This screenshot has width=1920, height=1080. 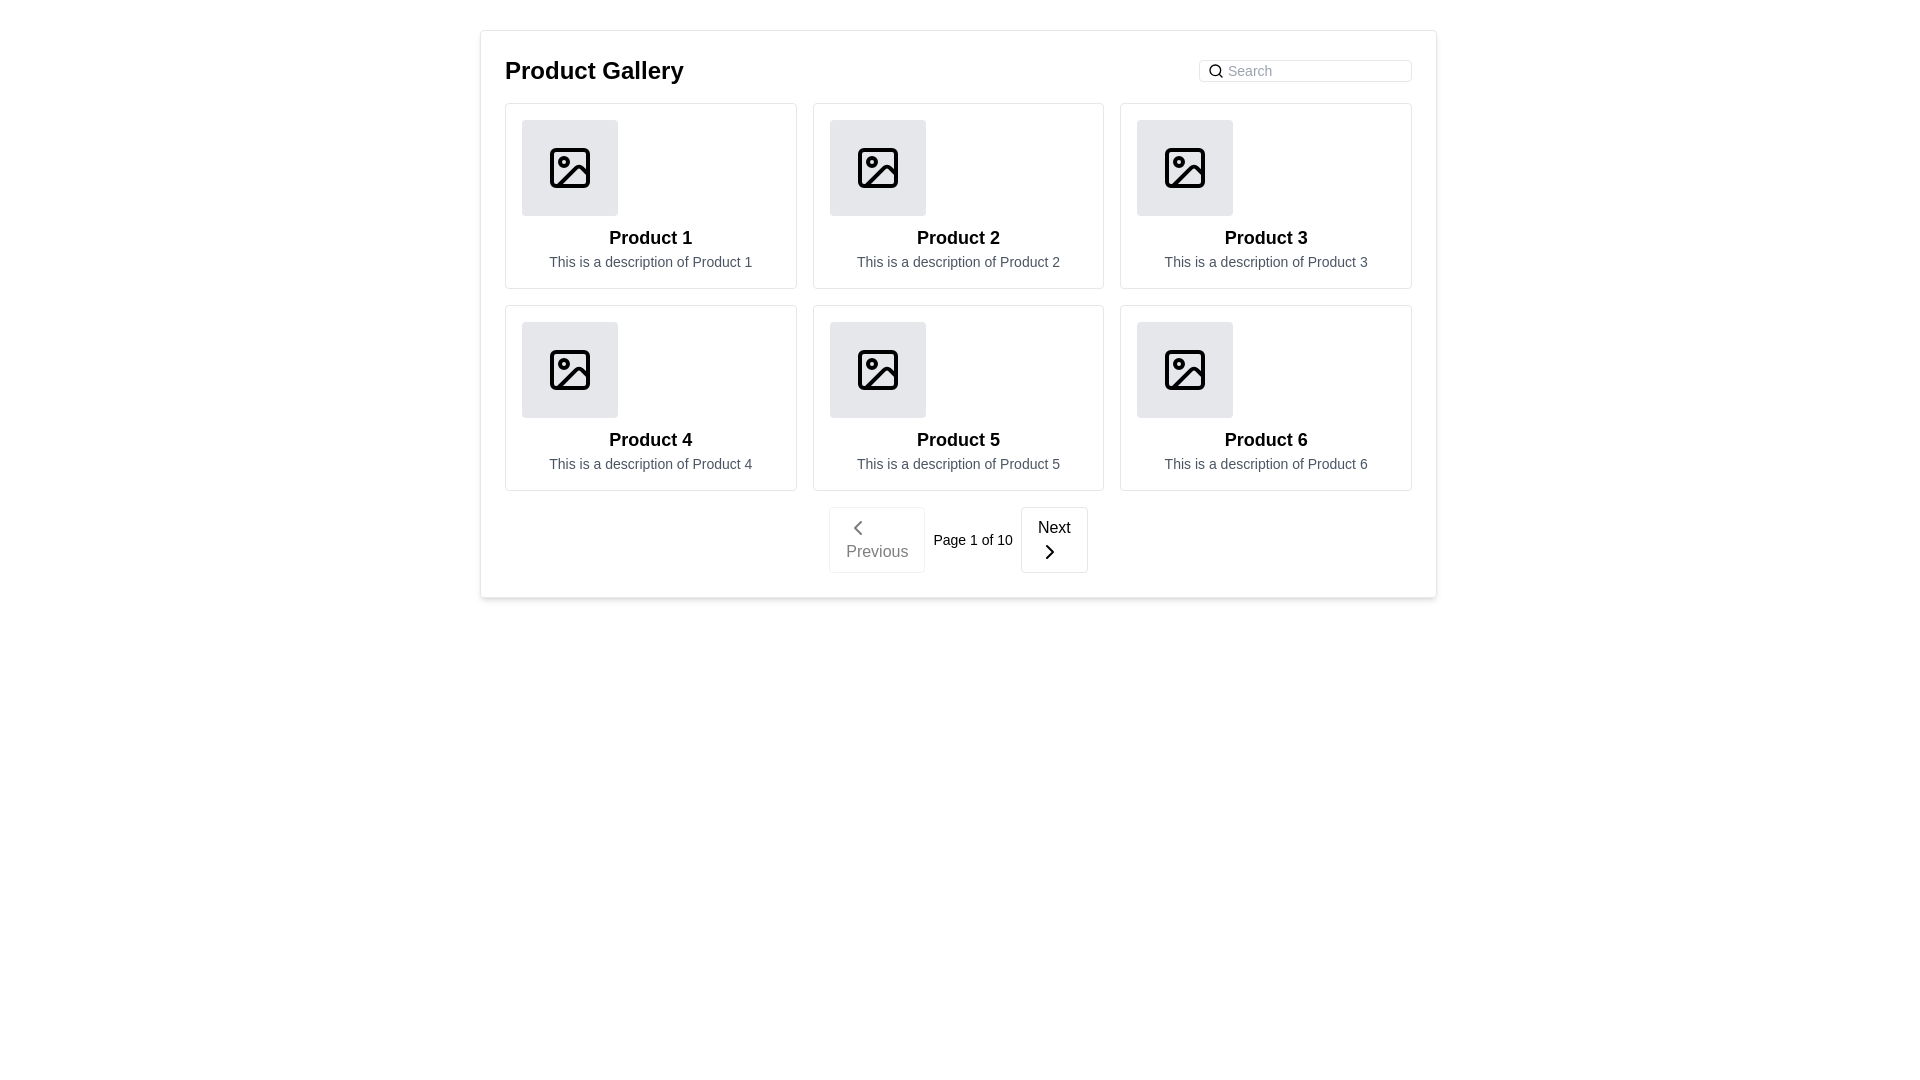 I want to click on the description text for 'Product 4' located beneath its title within the product card, so click(x=650, y=463).